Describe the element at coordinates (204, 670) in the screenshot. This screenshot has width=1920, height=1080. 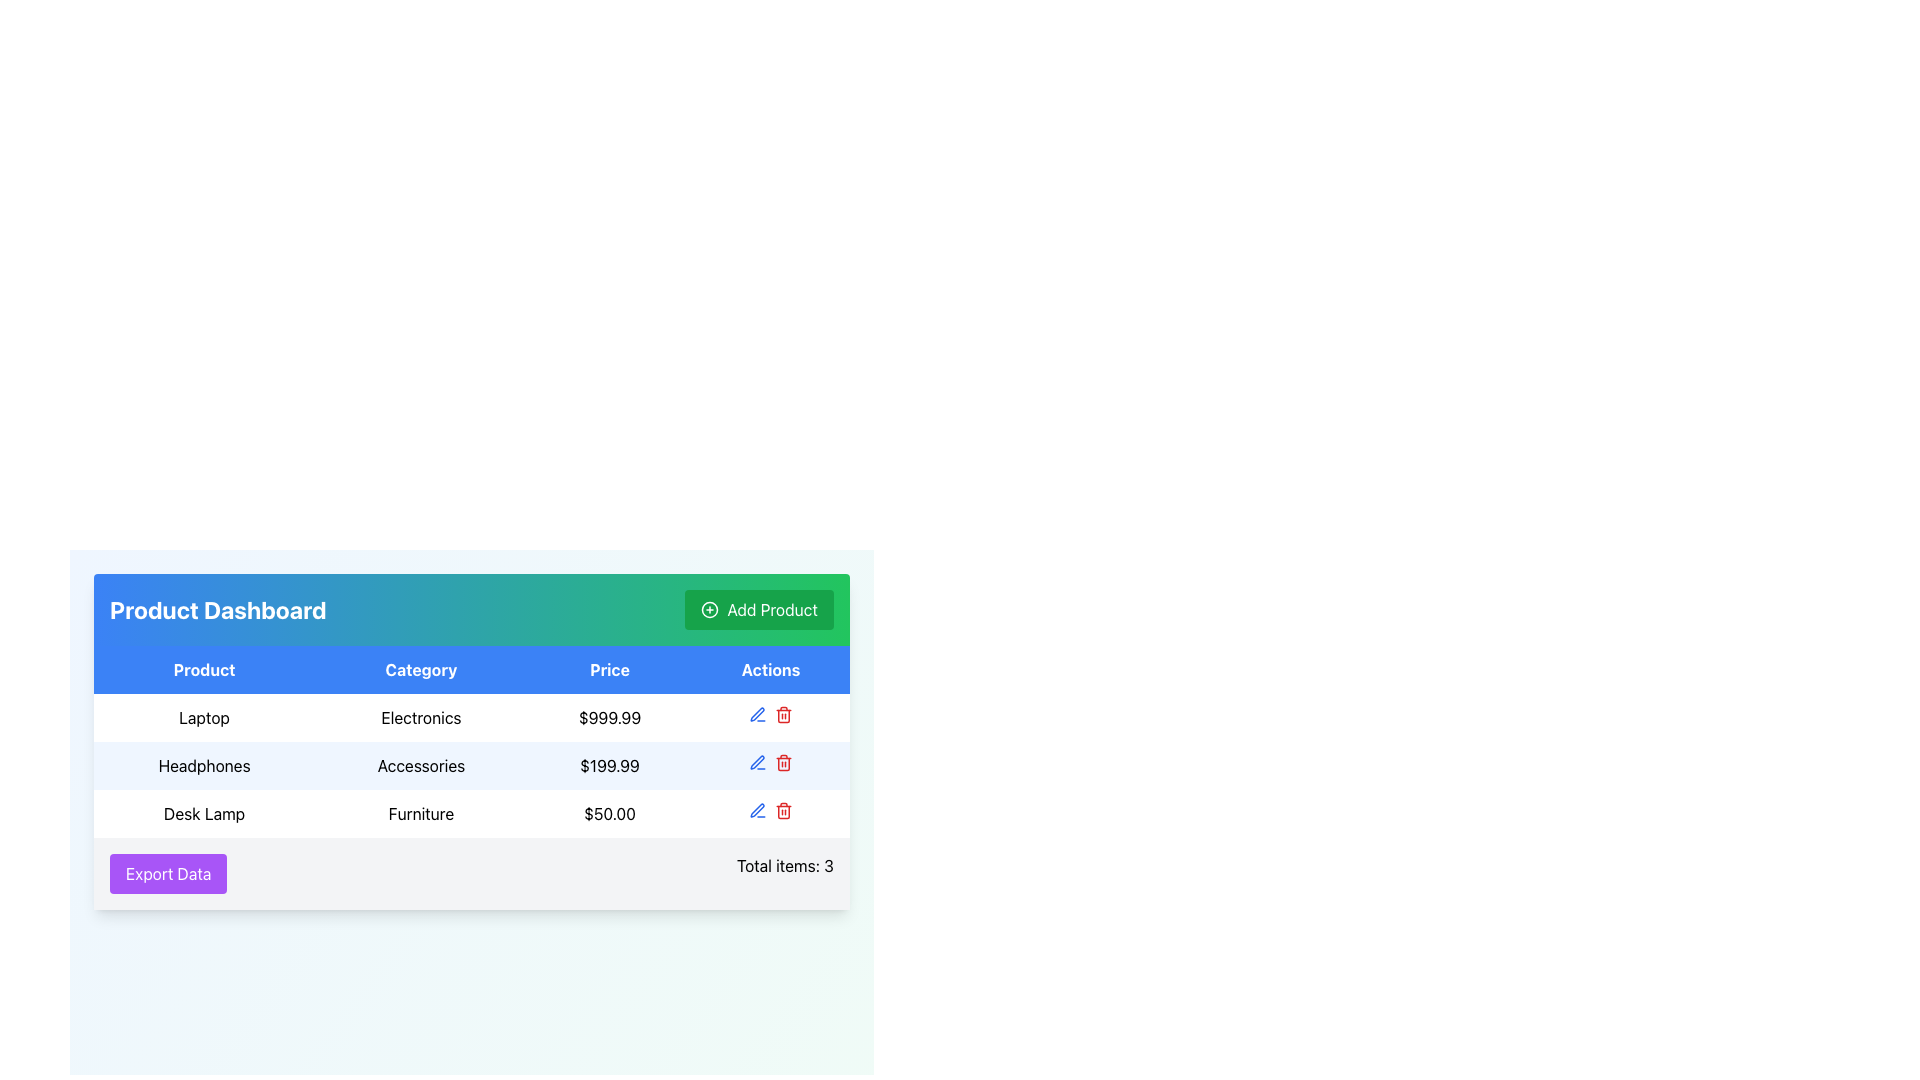
I see `the first column header of the table that indicates product data, located to the left of 'Category'` at that location.